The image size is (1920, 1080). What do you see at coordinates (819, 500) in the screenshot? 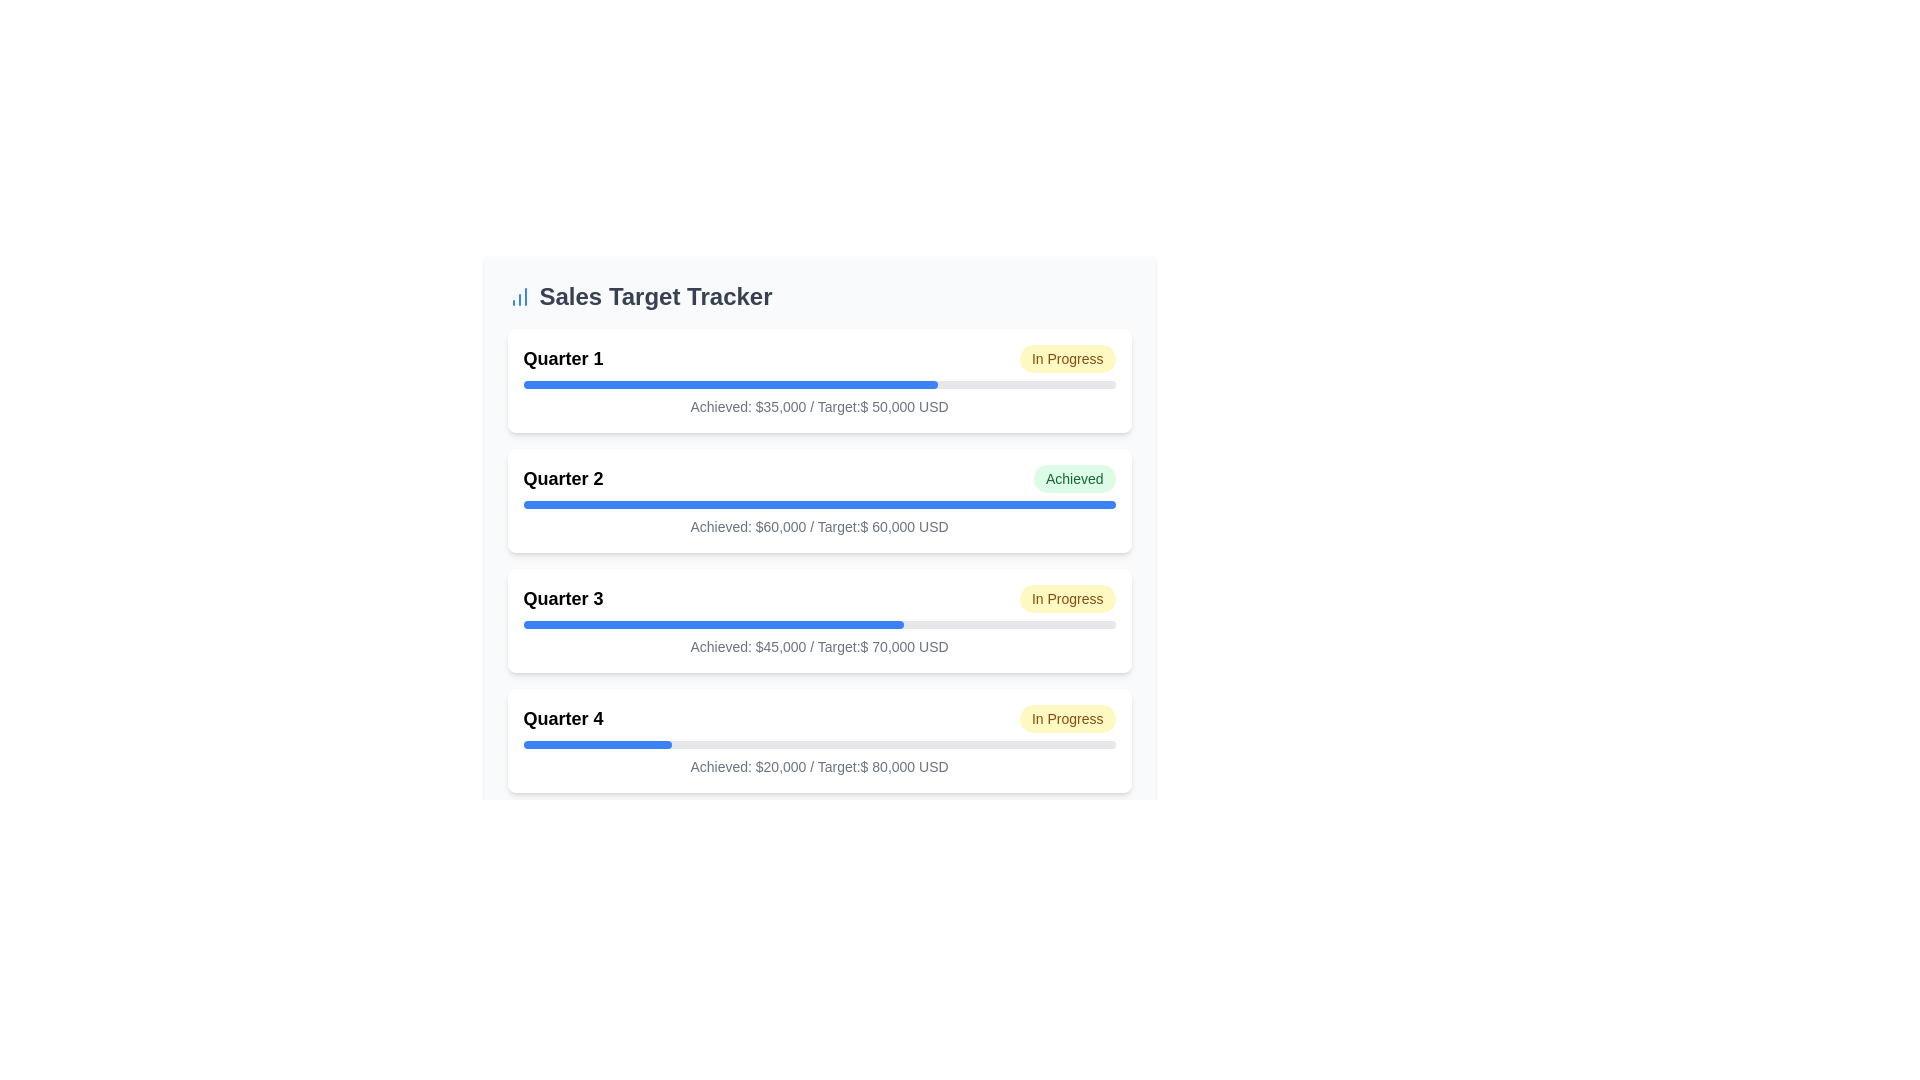
I see `progress bar for the 'Quarter 2' section, which is part of the 'Sales Target Tracker' and visually represented with a blue color indicating completion` at bounding box center [819, 500].